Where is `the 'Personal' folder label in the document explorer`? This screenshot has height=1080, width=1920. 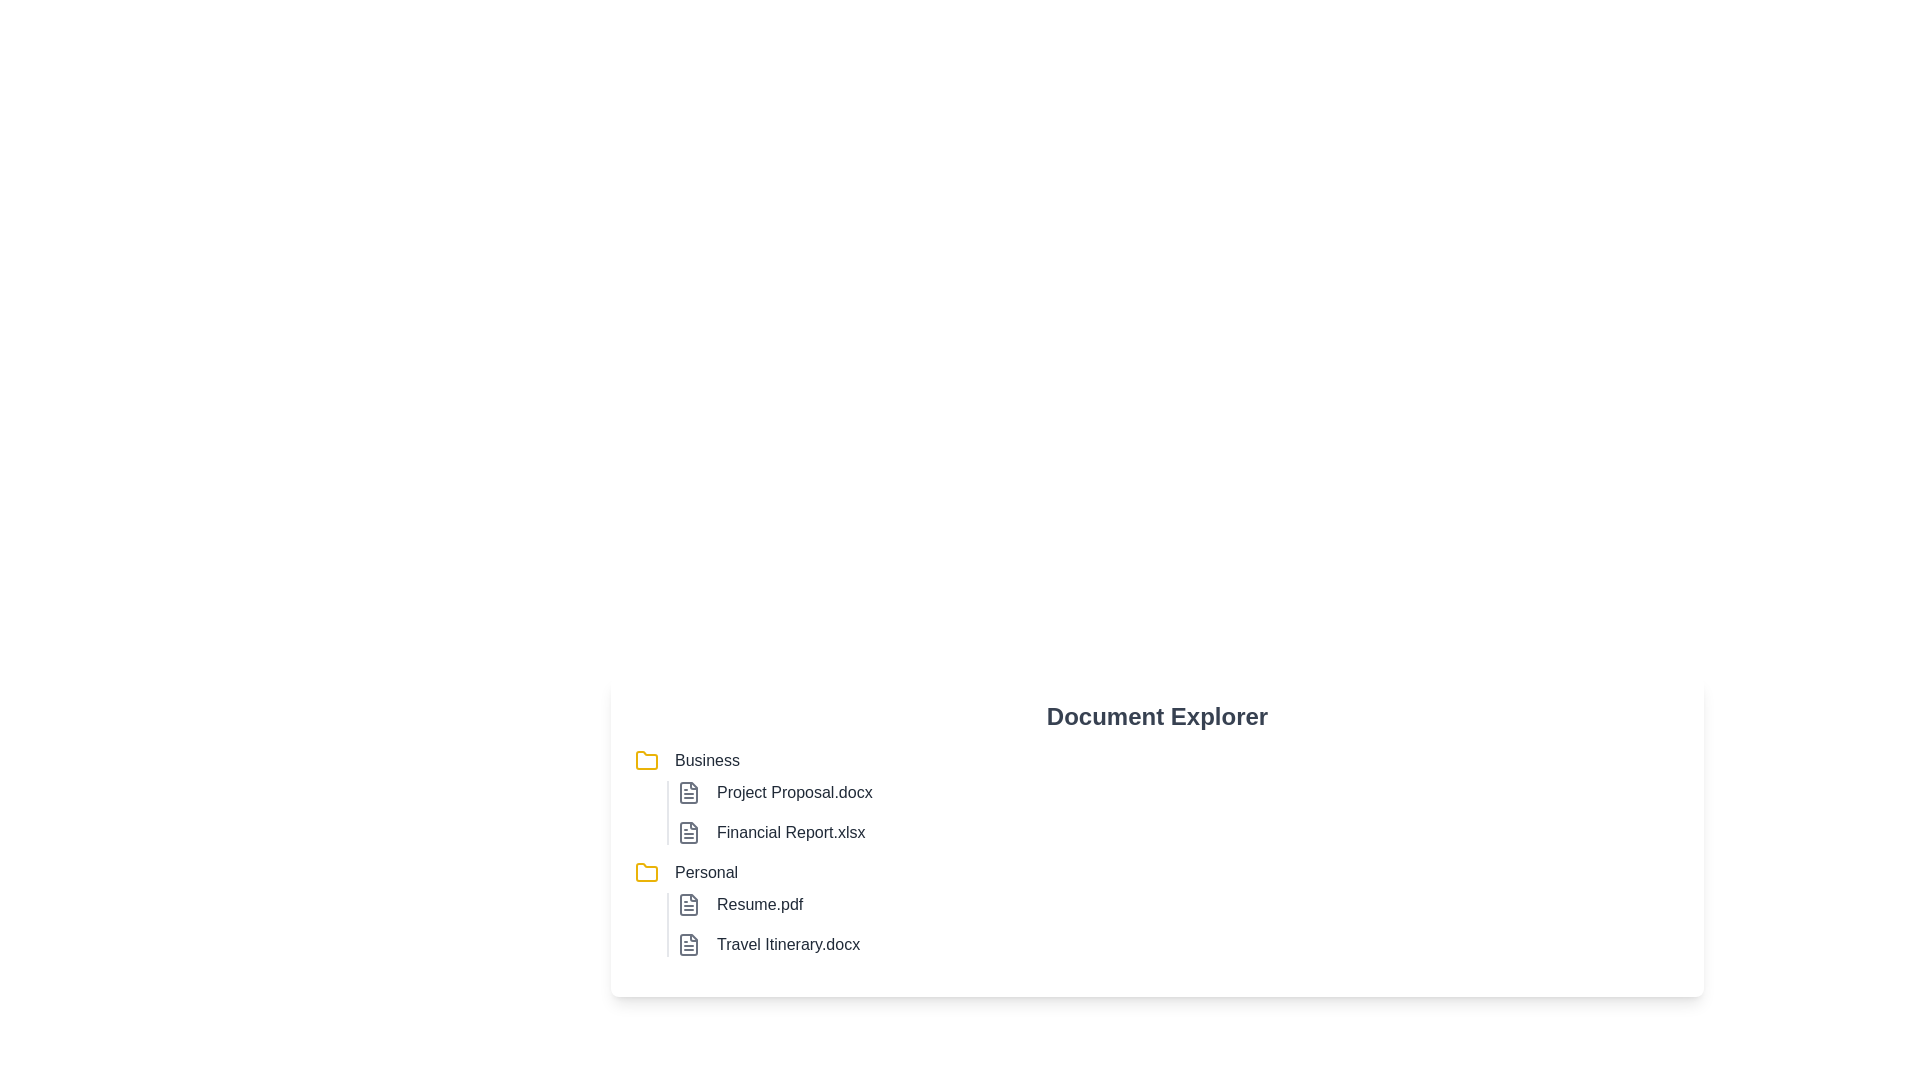
the 'Personal' folder label in the document explorer is located at coordinates (706, 871).